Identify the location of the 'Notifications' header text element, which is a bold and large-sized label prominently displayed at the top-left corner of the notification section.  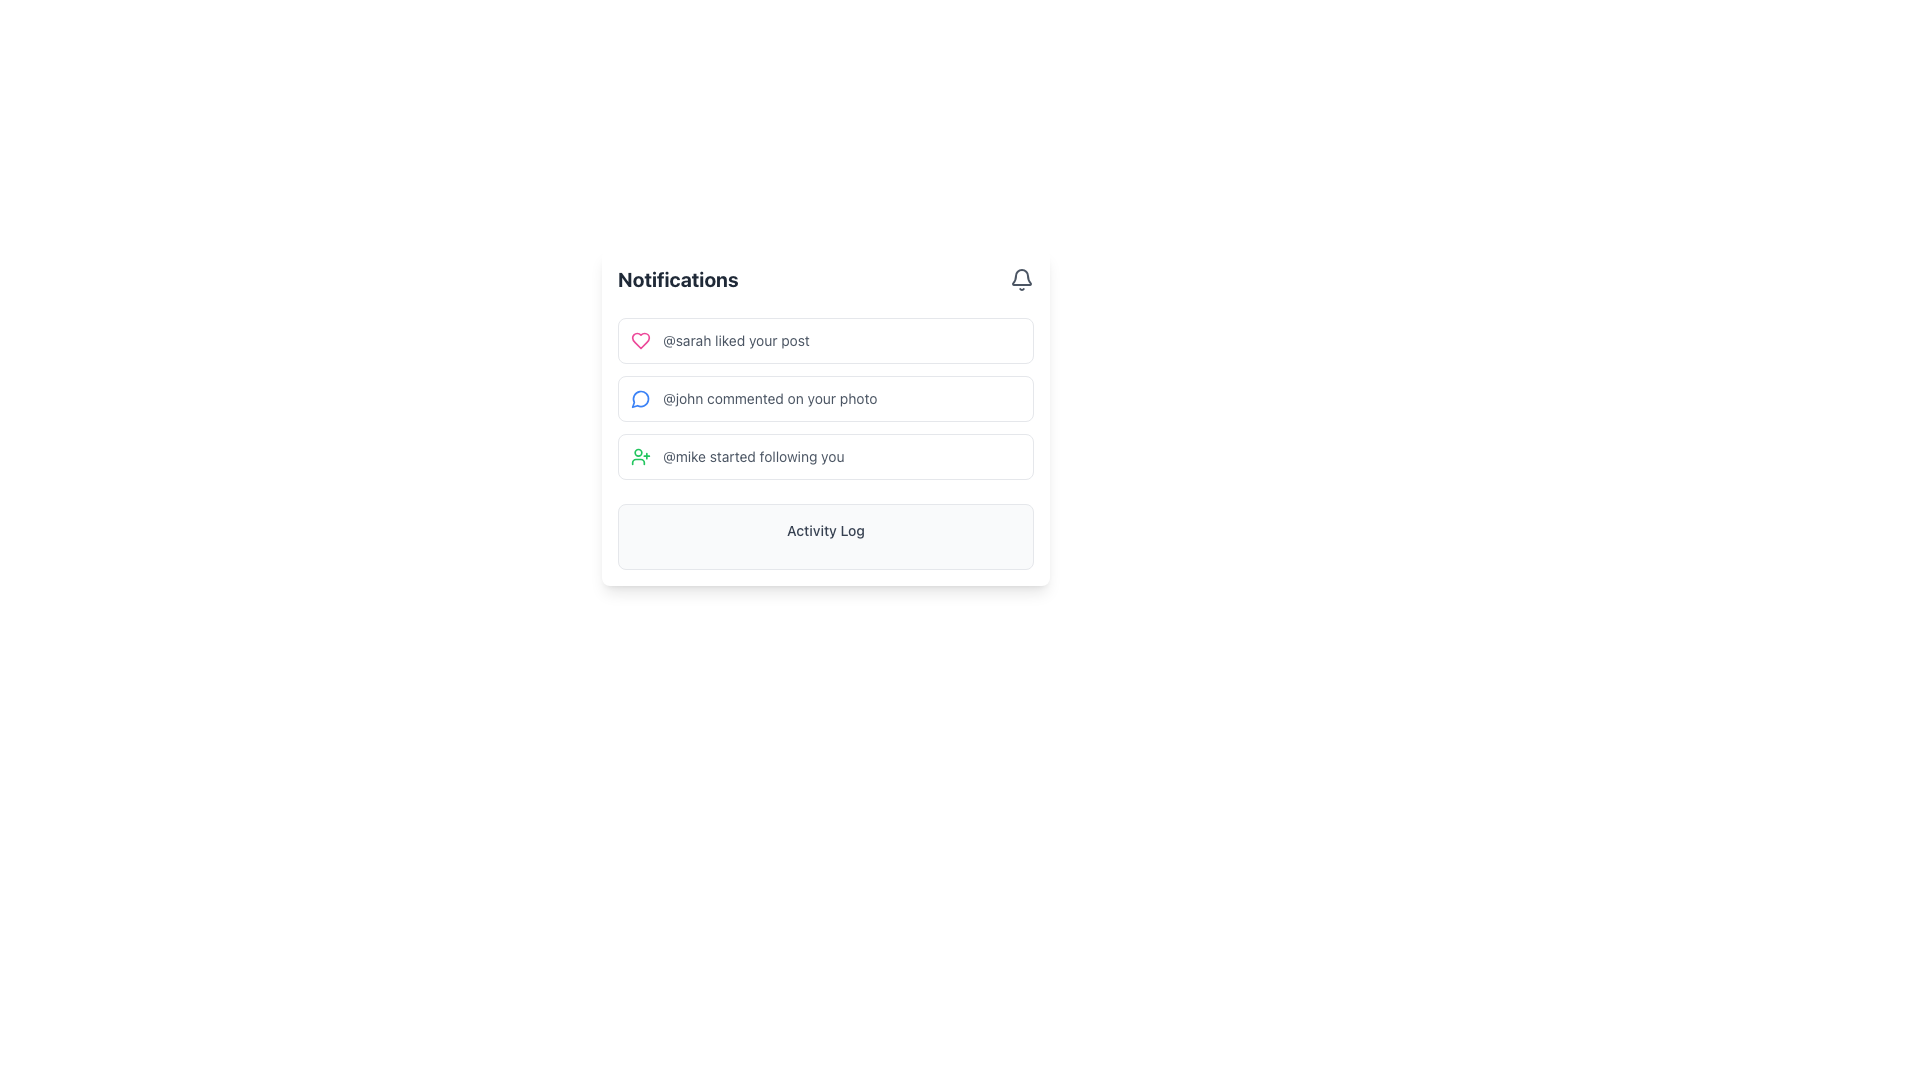
(678, 280).